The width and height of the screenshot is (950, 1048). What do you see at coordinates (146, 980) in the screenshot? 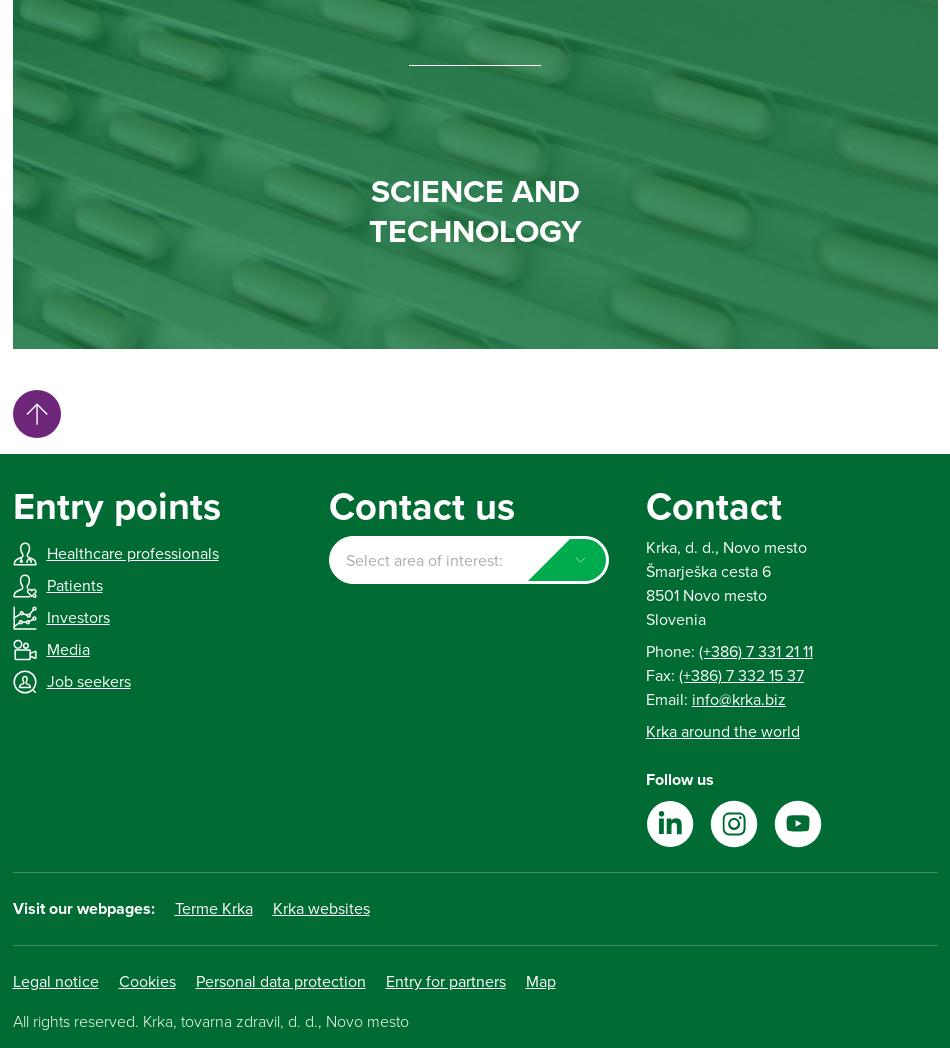
I see `'Cookies'` at bounding box center [146, 980].